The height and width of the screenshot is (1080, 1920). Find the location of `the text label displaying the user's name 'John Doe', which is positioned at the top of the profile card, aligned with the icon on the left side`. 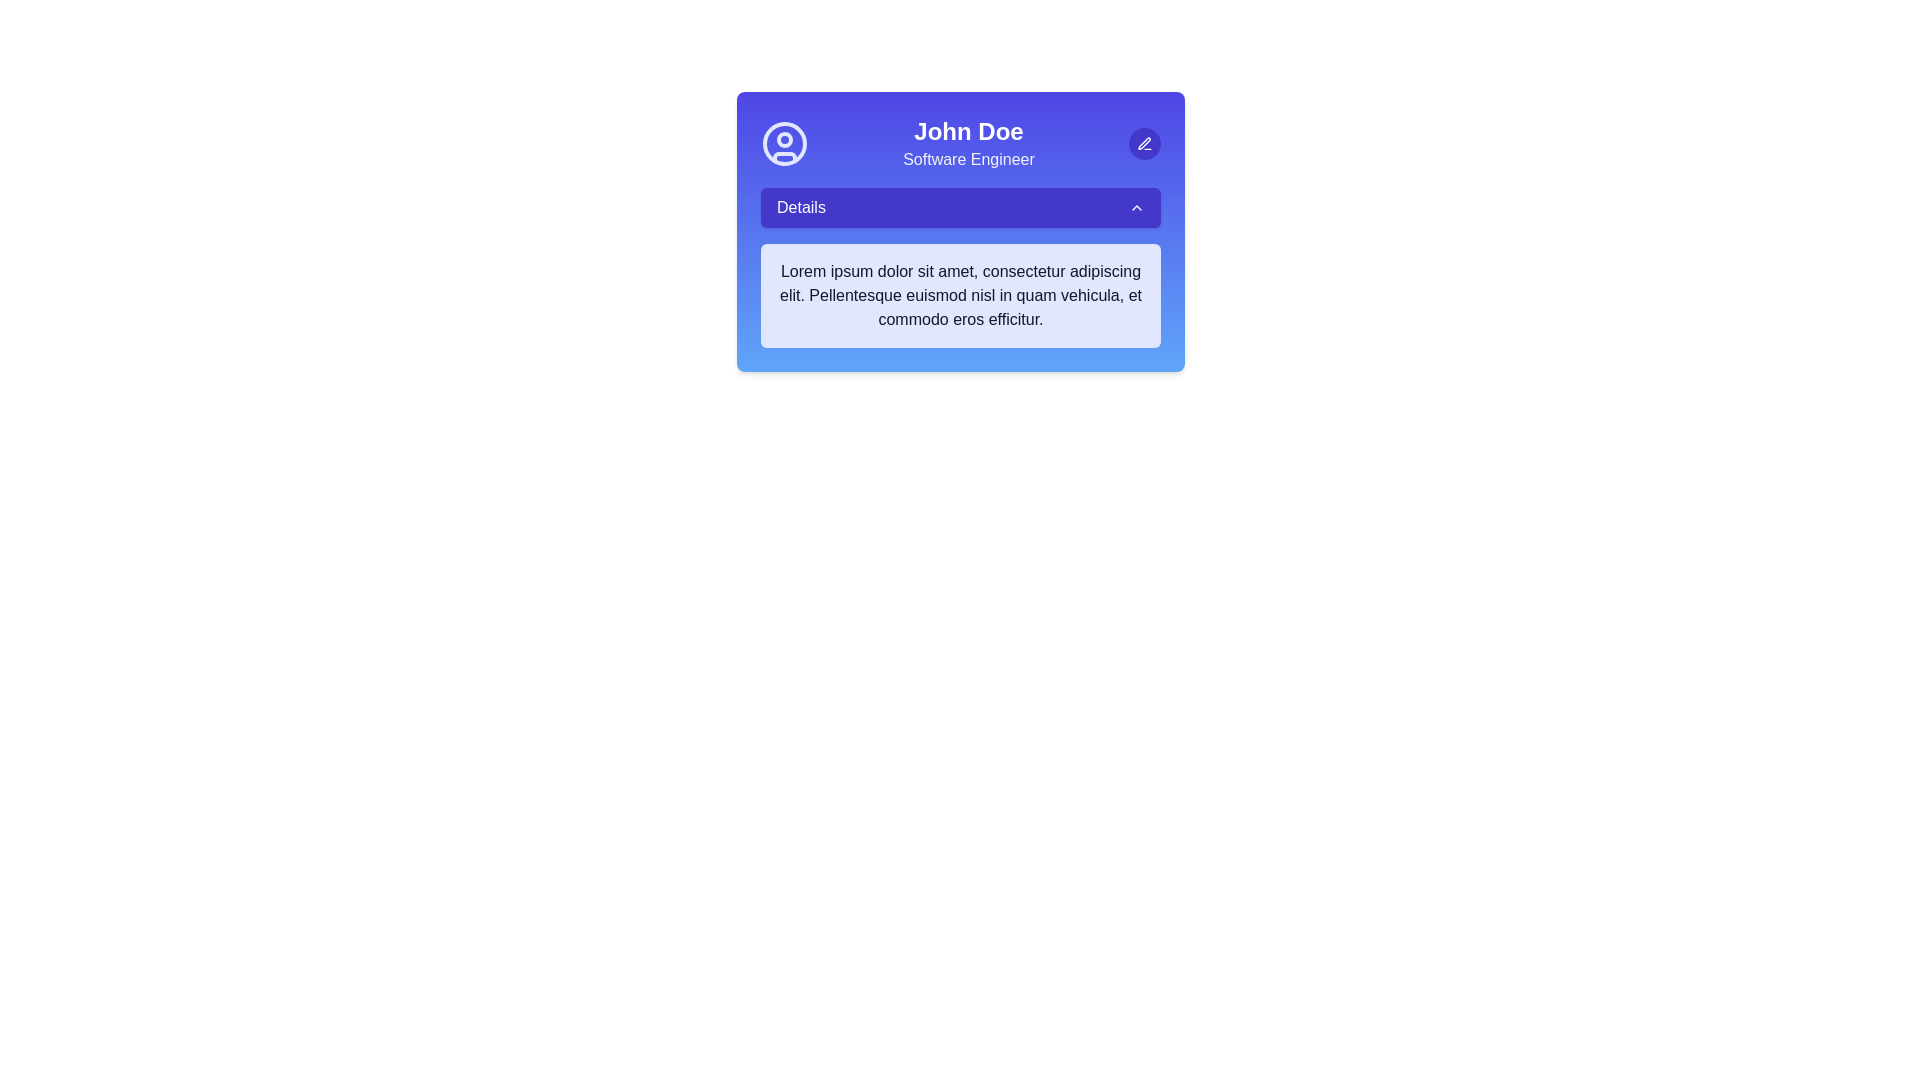

the text label displaying the user's name 'John Doe', which is positioned at the top of the profile card, aligned with the icon on the left side is located at coordinates (969, 131).